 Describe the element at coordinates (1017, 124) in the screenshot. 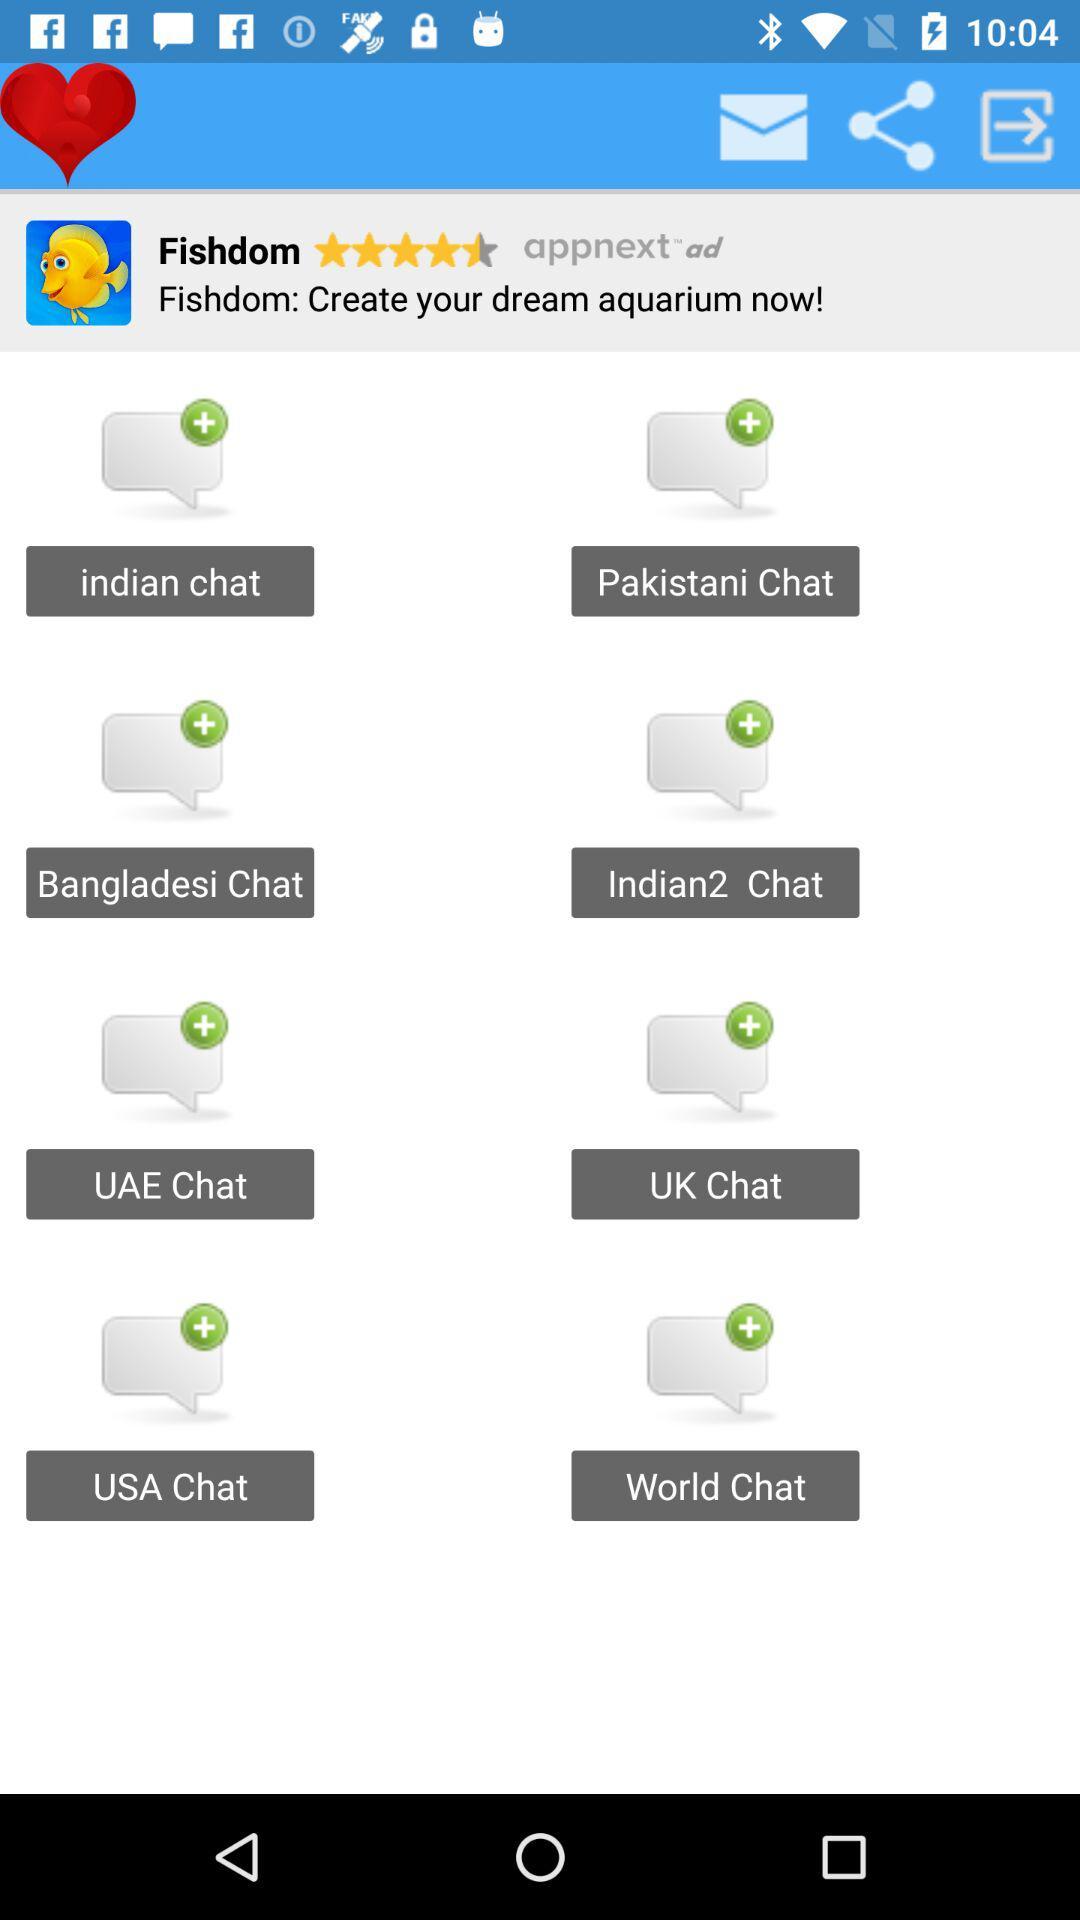

I see `the launch icon` at that location.